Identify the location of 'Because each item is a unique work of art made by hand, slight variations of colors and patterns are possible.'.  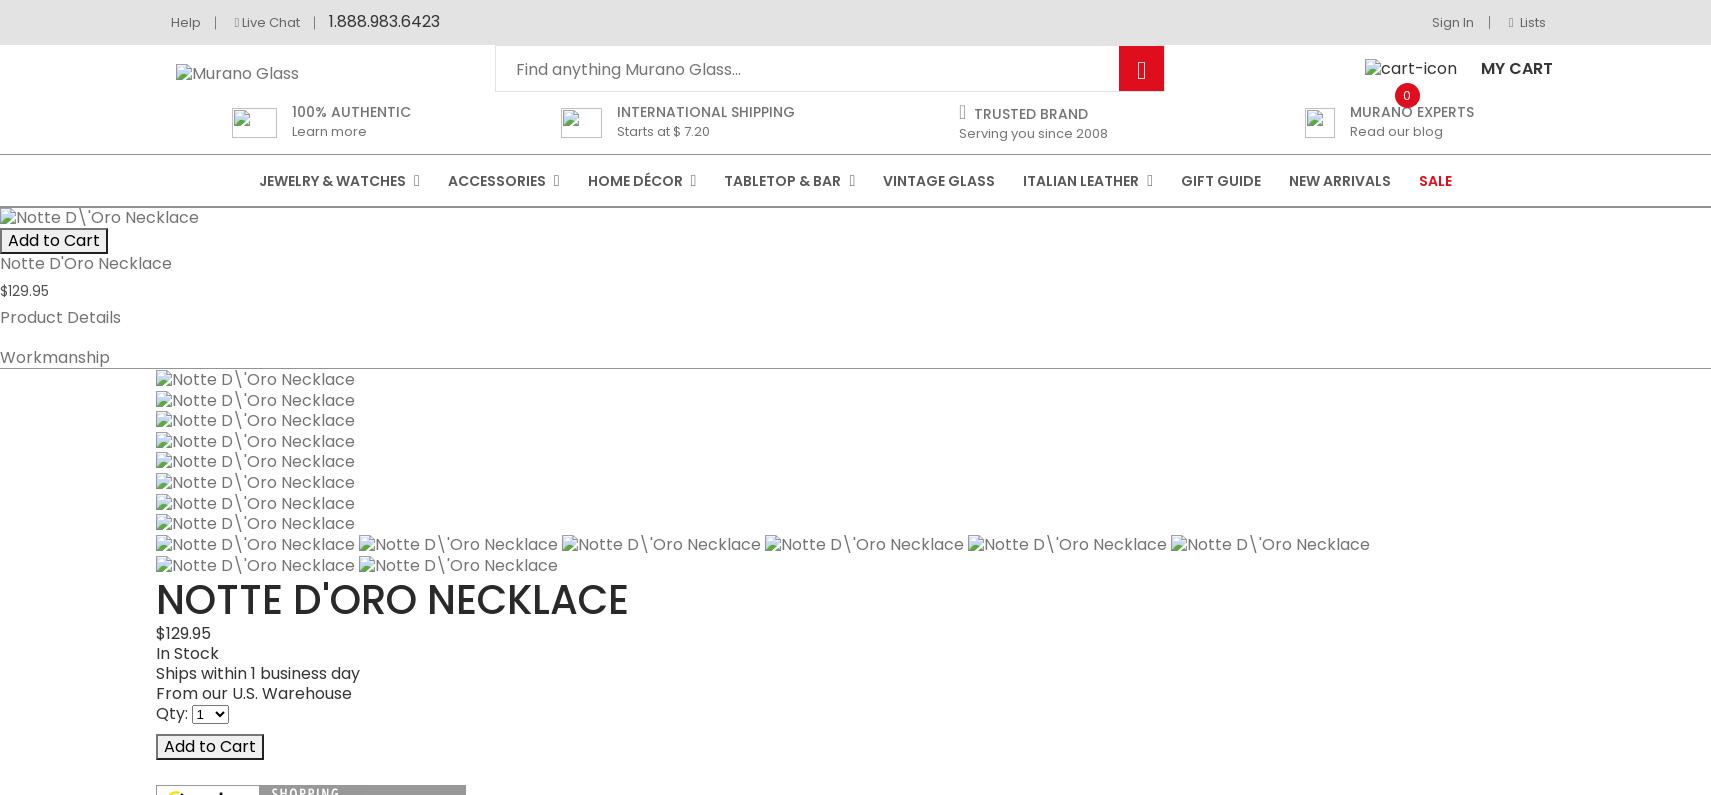
(582, 773).